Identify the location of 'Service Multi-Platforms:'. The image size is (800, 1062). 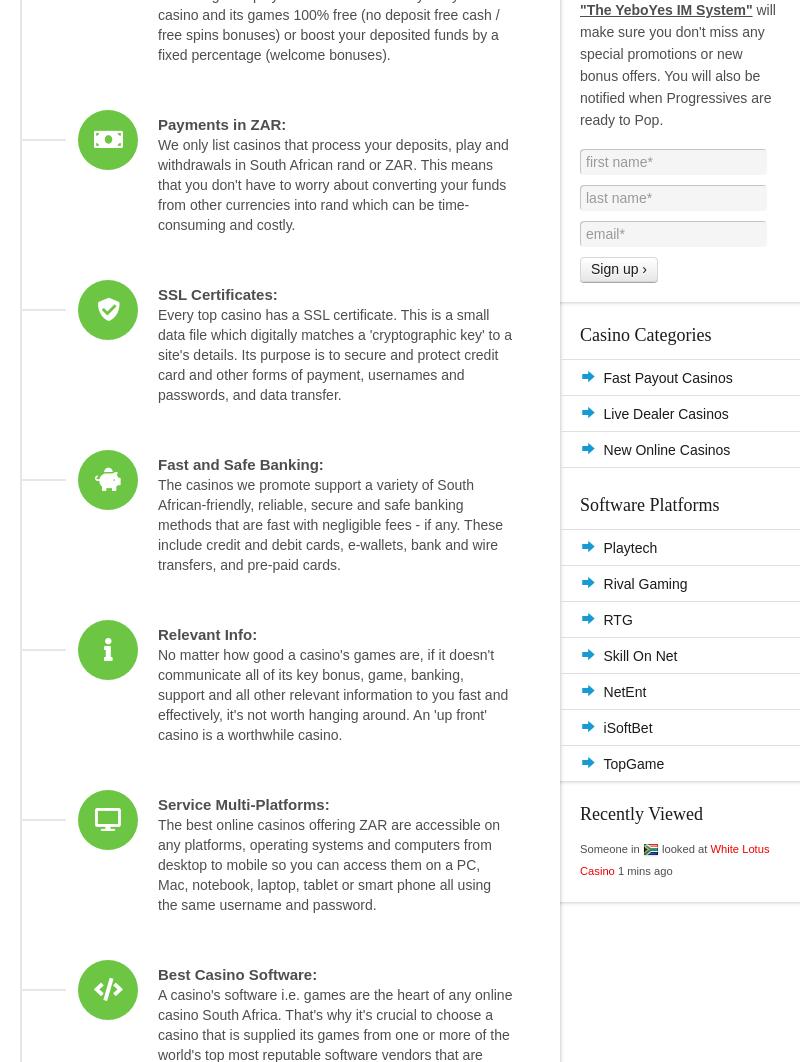
(242, 803).